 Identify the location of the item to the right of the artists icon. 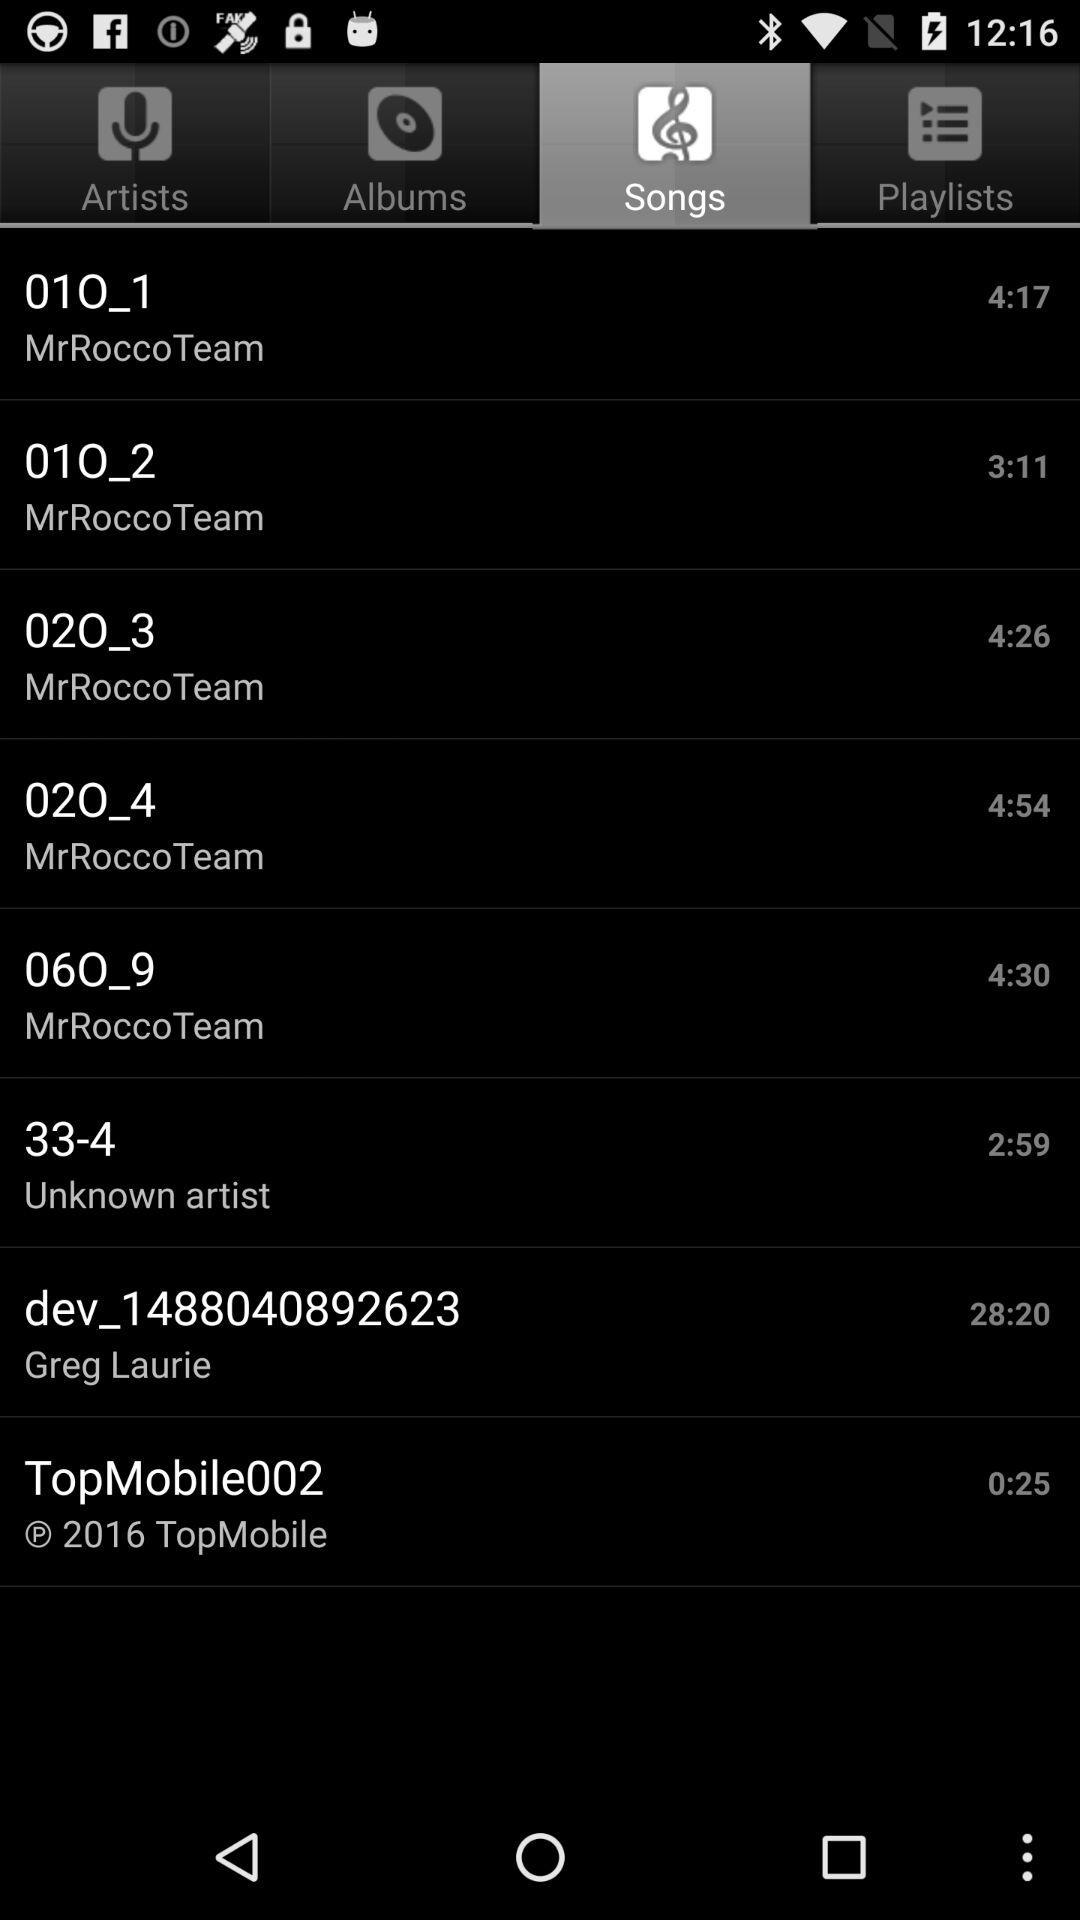
(675, 146).